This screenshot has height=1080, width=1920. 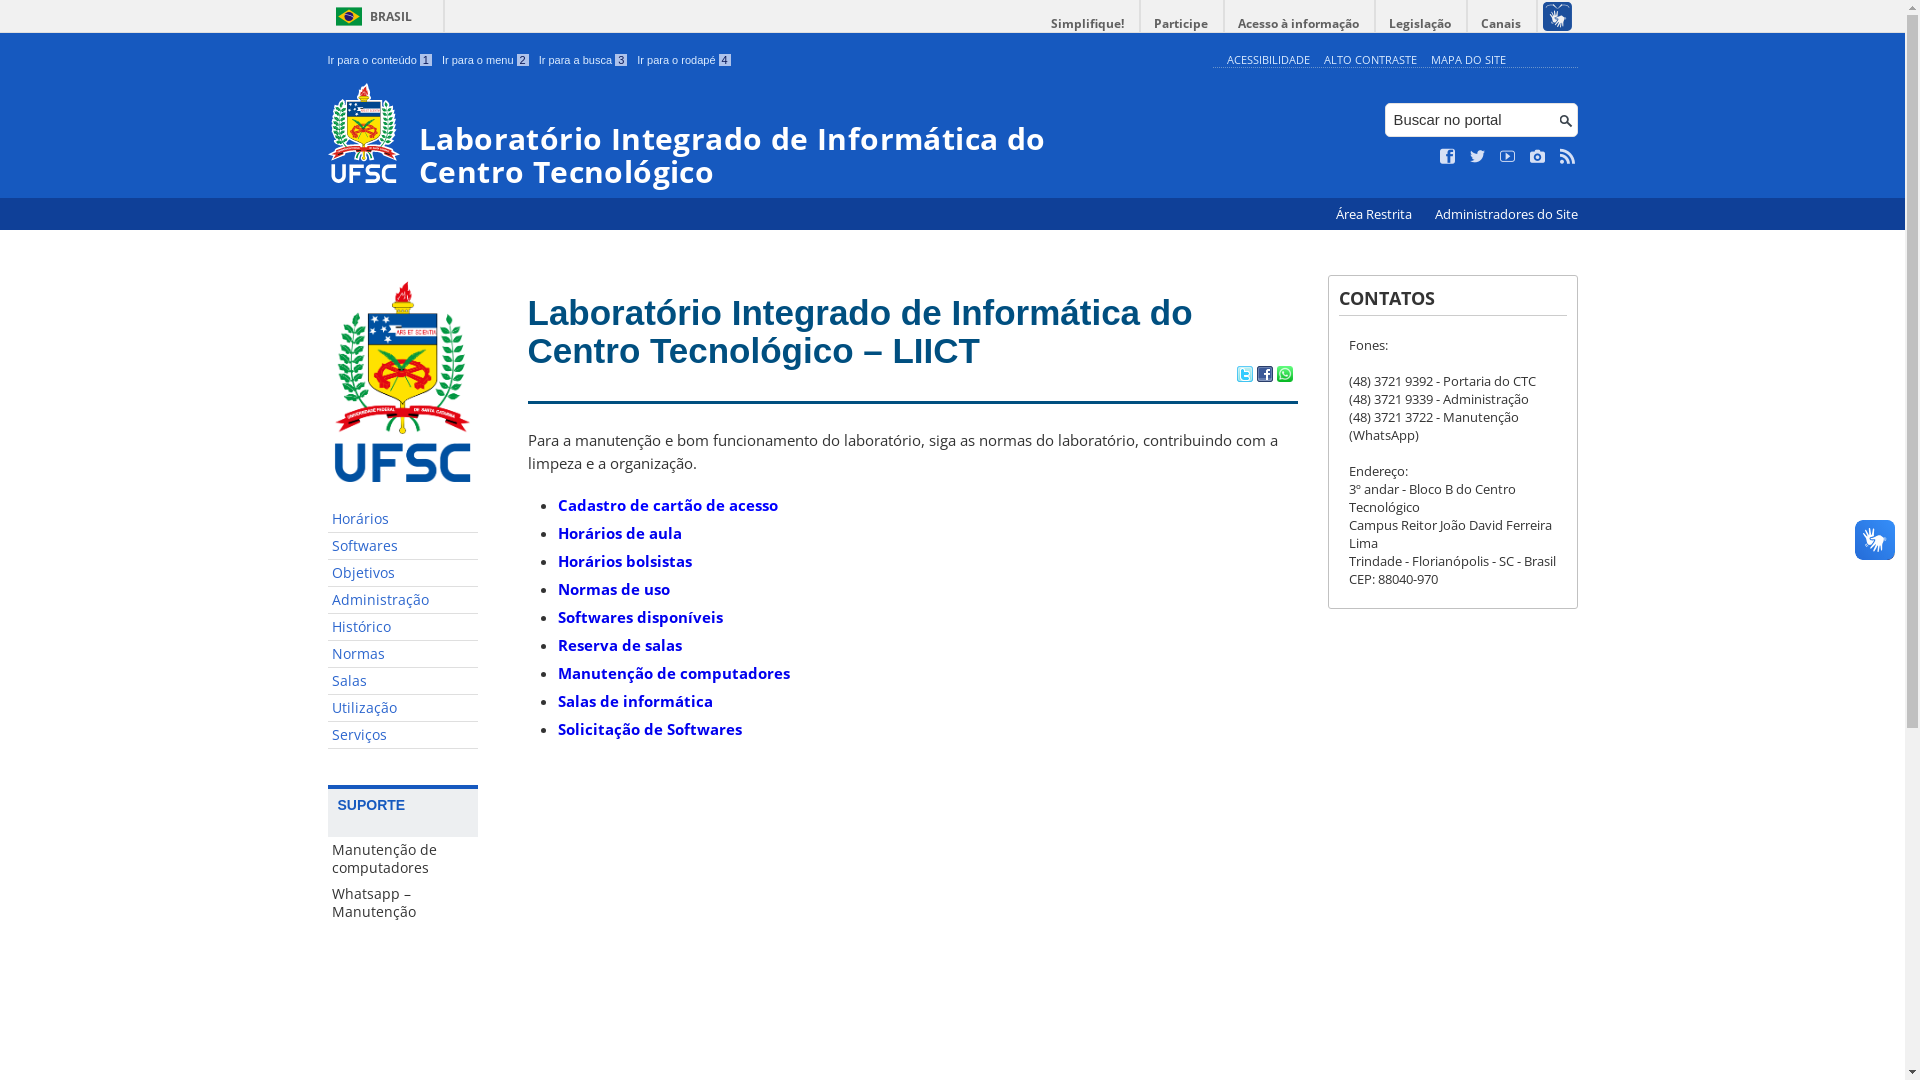 What do you see at coordinates (1502, 23) in the screenshot?
I see `'Canais'` at bounding box center [1502, 23].